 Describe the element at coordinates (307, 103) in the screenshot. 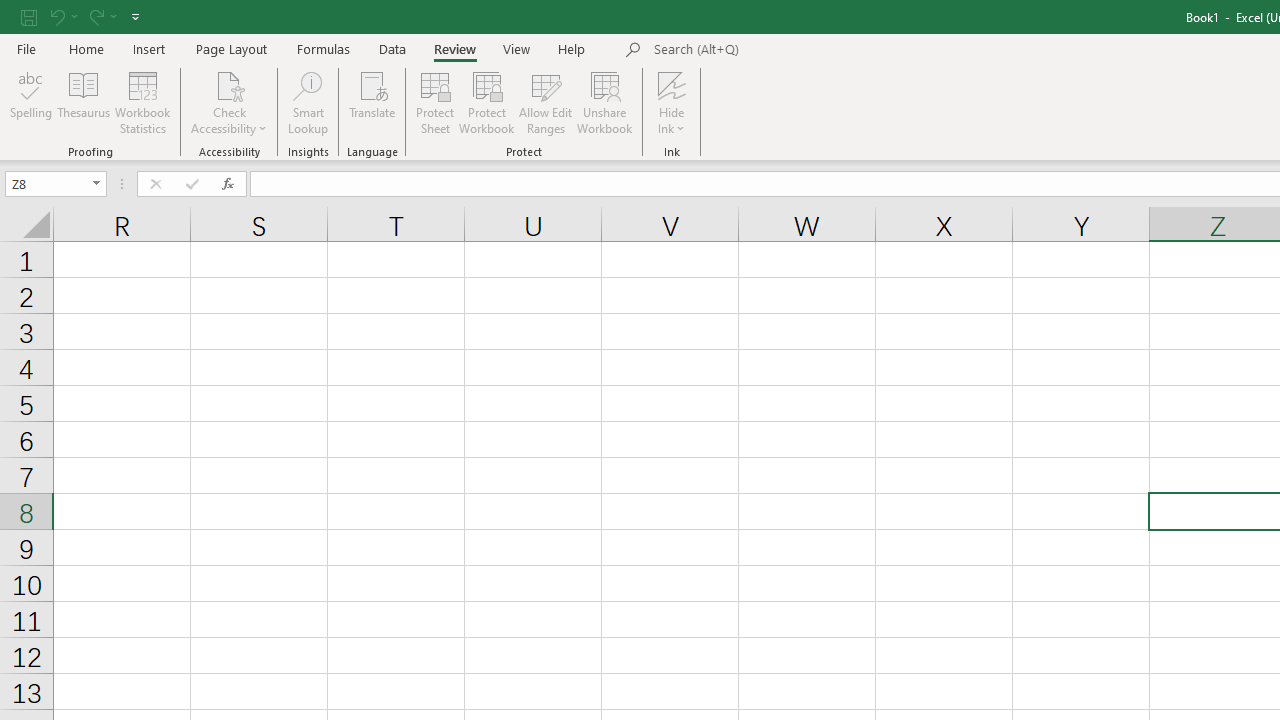

I see `'Smart Lookup'` at that location.